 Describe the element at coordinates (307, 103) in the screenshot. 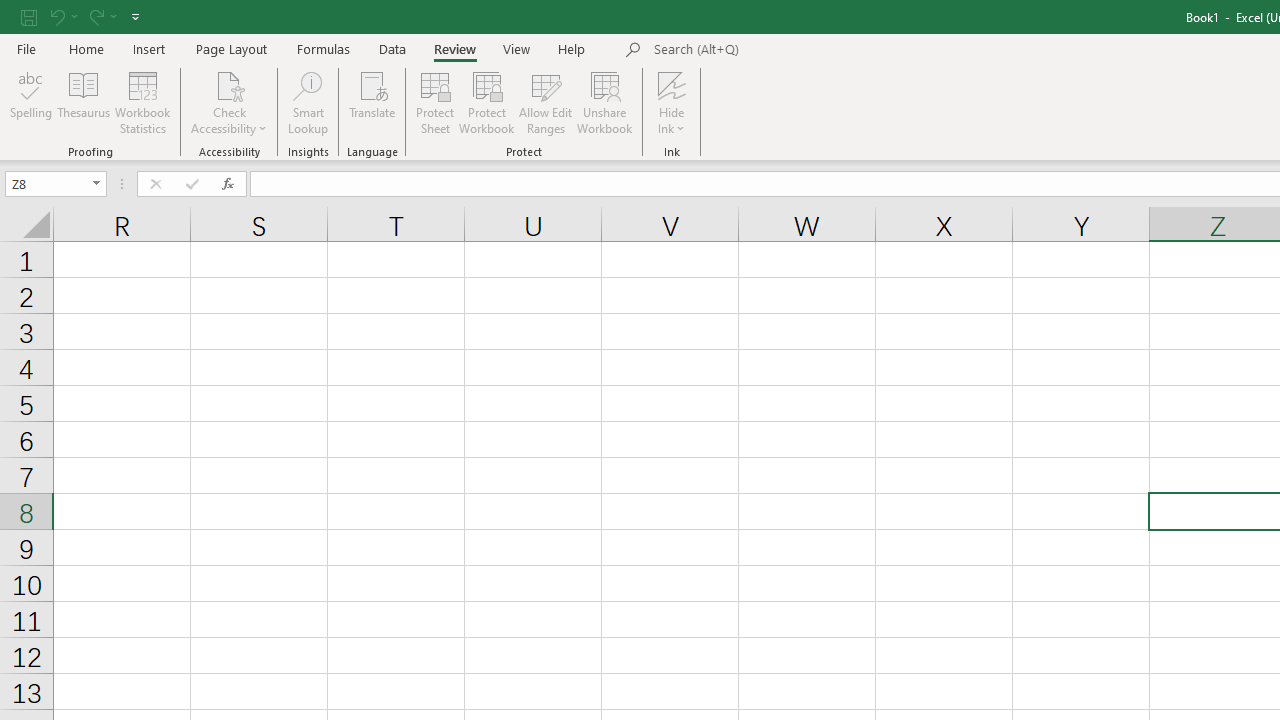

I see `'Smart Lookup'` at that location.